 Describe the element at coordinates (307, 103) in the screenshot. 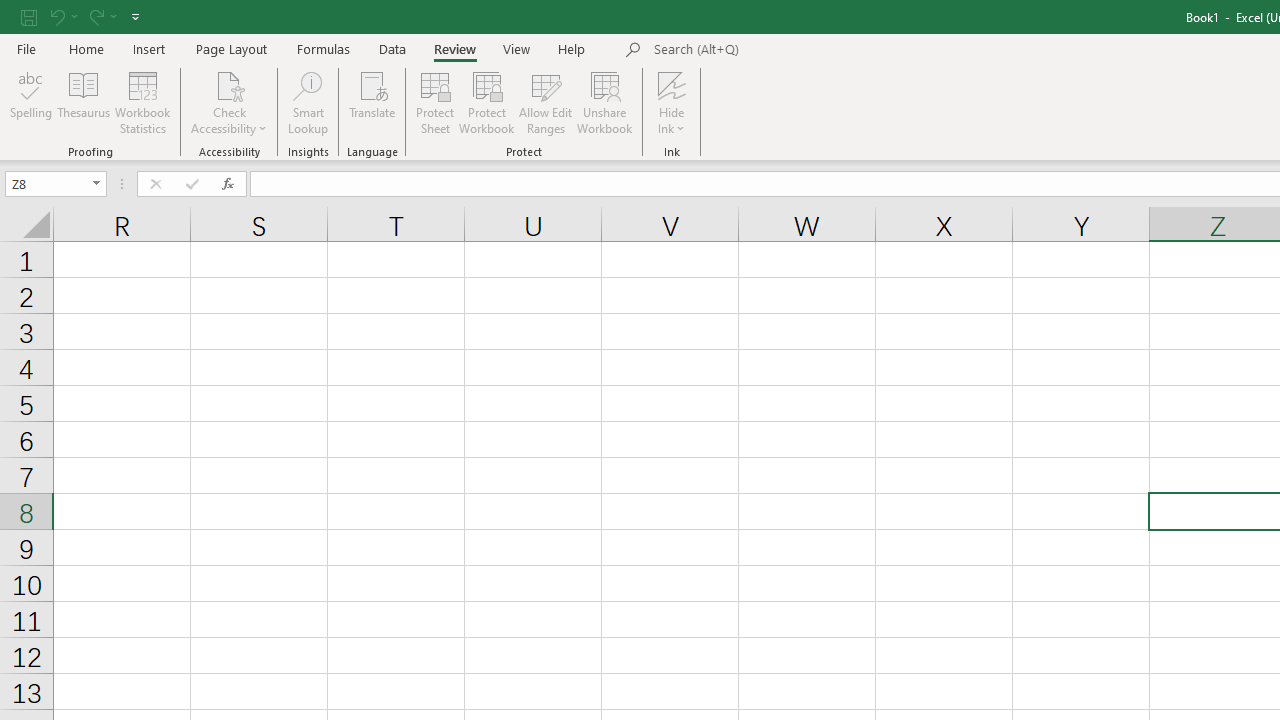

I see `'Smart Lookup'` at that location.